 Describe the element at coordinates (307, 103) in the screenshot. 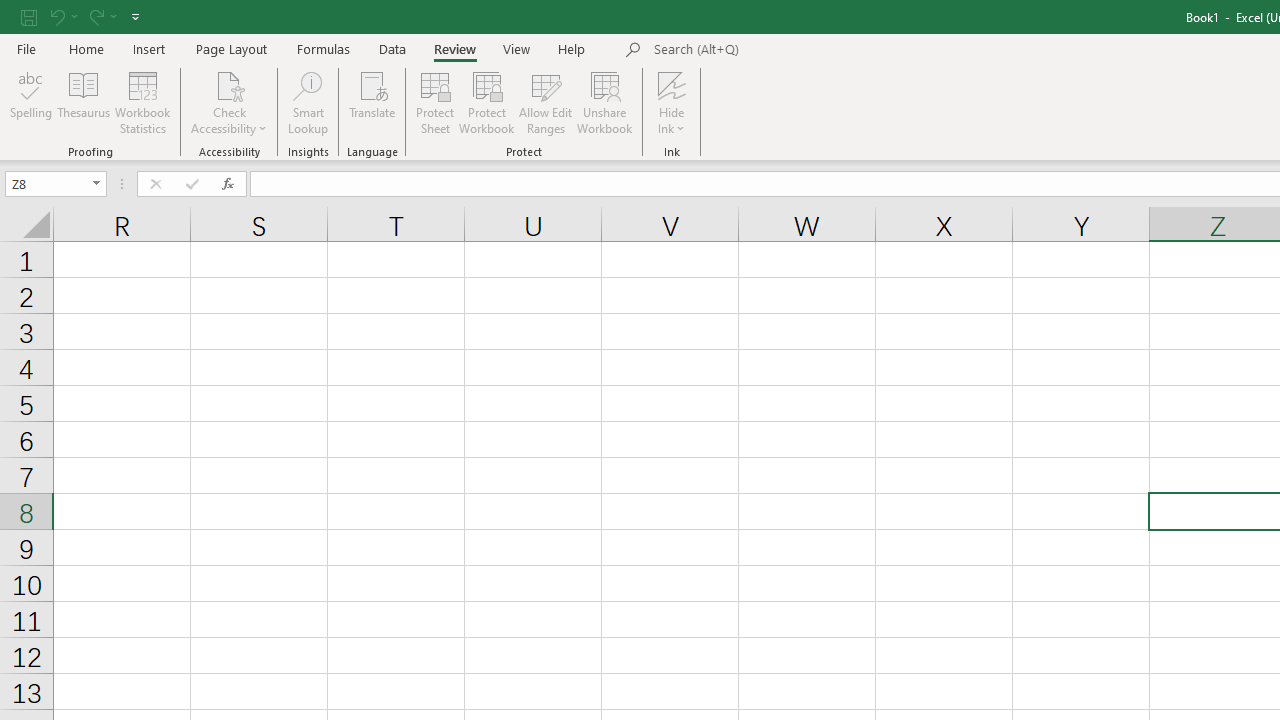

I see `'Smart Lookup'` at that location.